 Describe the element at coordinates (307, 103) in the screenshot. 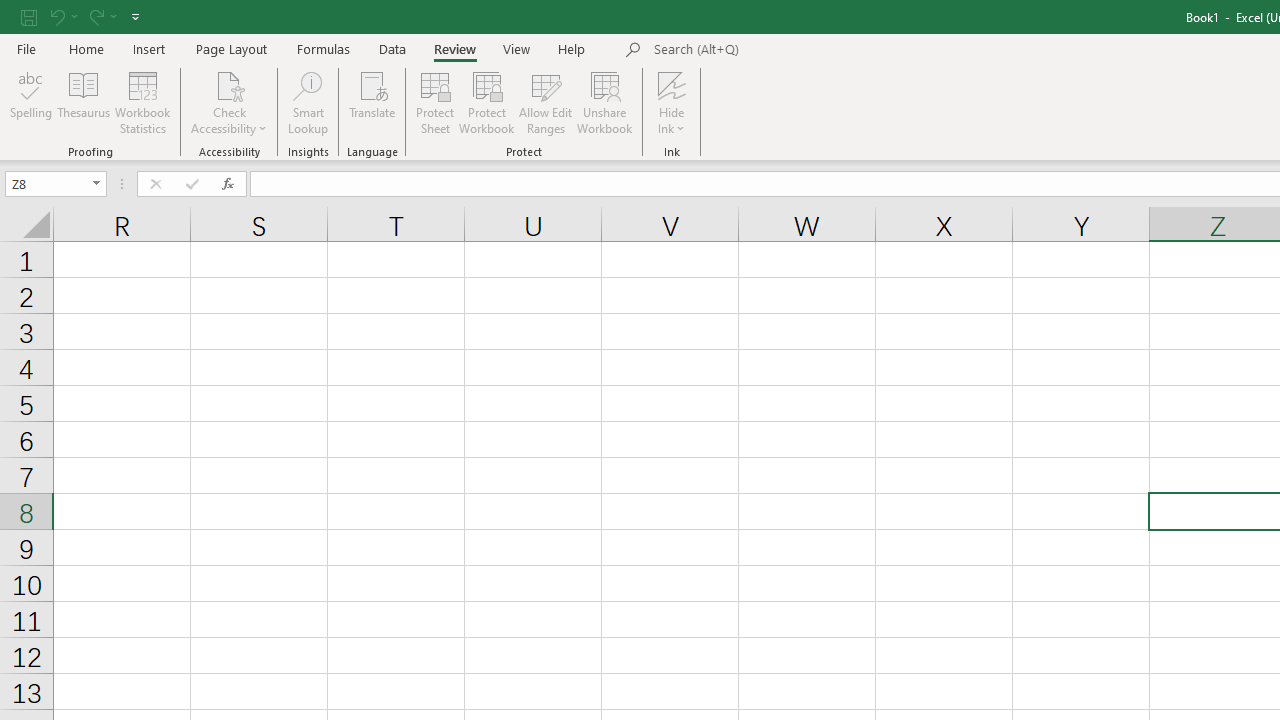

I see `'Smart Lookup'` at that location.